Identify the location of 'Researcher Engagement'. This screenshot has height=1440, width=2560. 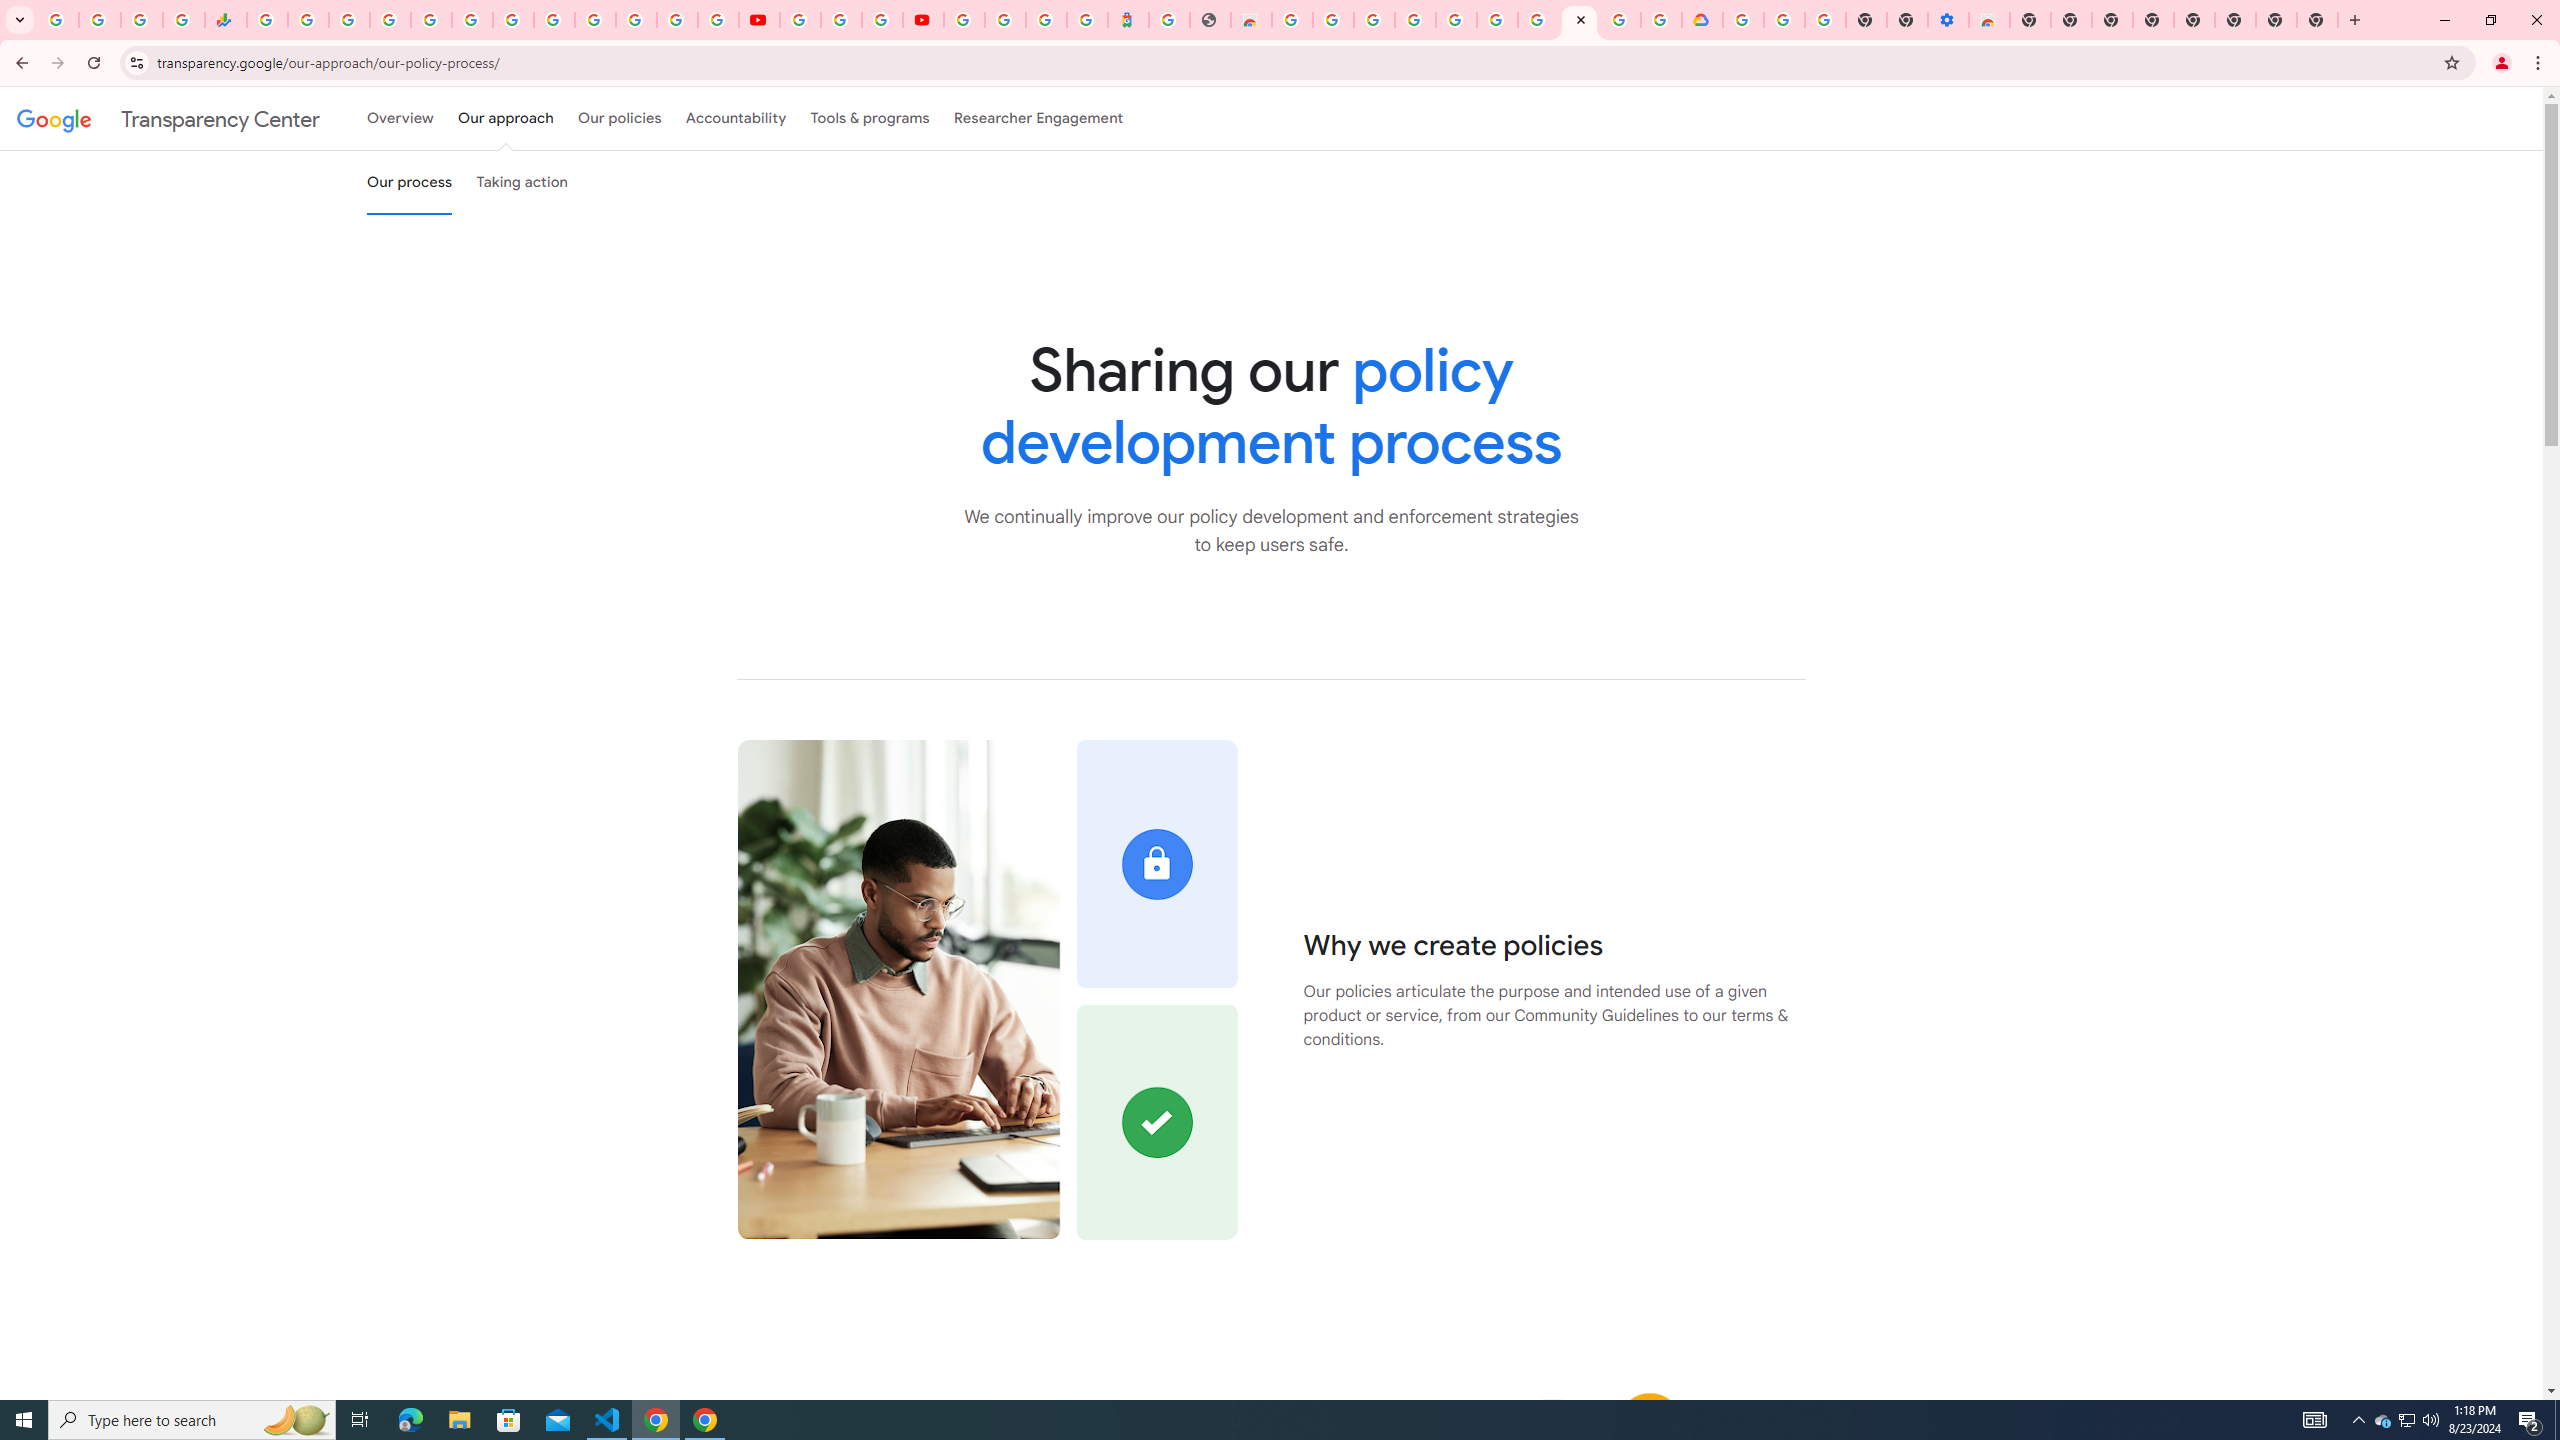
(1039, 118).